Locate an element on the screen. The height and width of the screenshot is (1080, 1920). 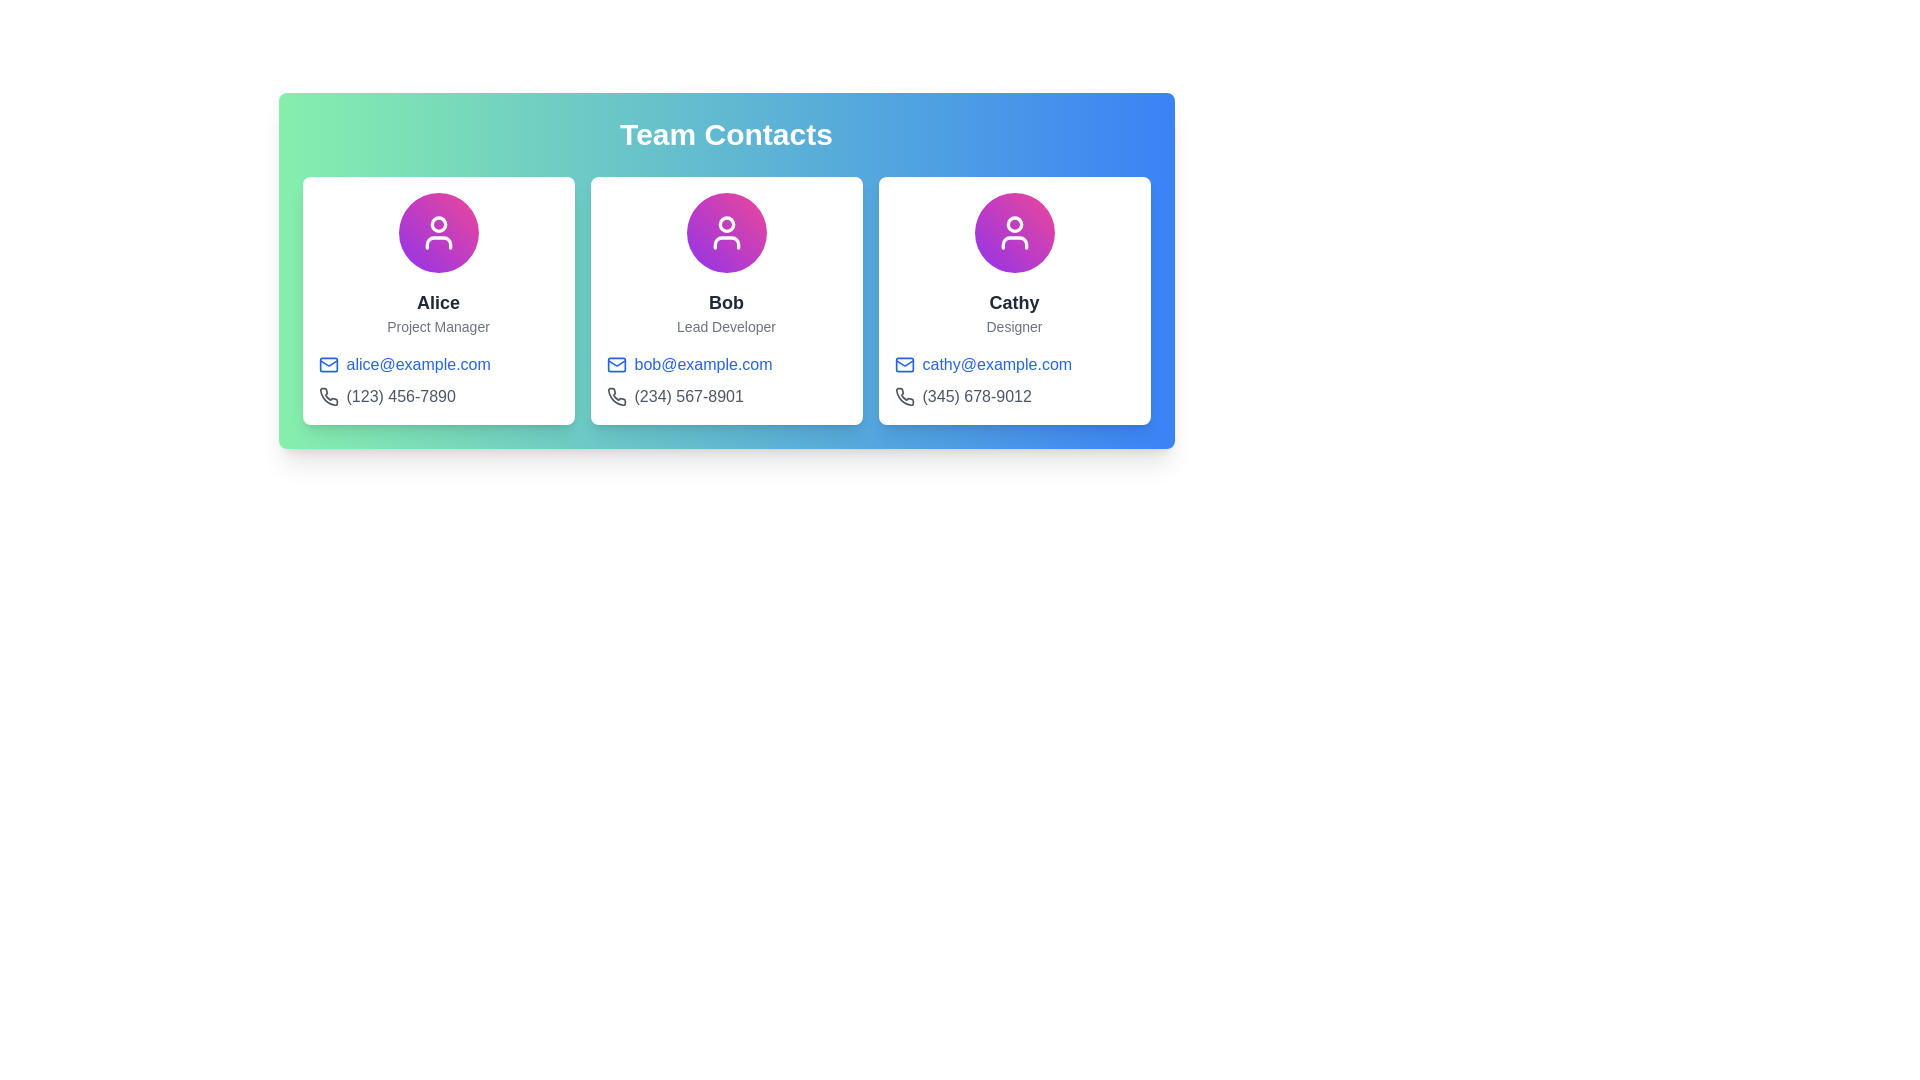
the text label displaying the phone number '(345) 678-9012' located at the bottom of the card titled 'Cathy - Designer.' is located at coordinates (977, 397).